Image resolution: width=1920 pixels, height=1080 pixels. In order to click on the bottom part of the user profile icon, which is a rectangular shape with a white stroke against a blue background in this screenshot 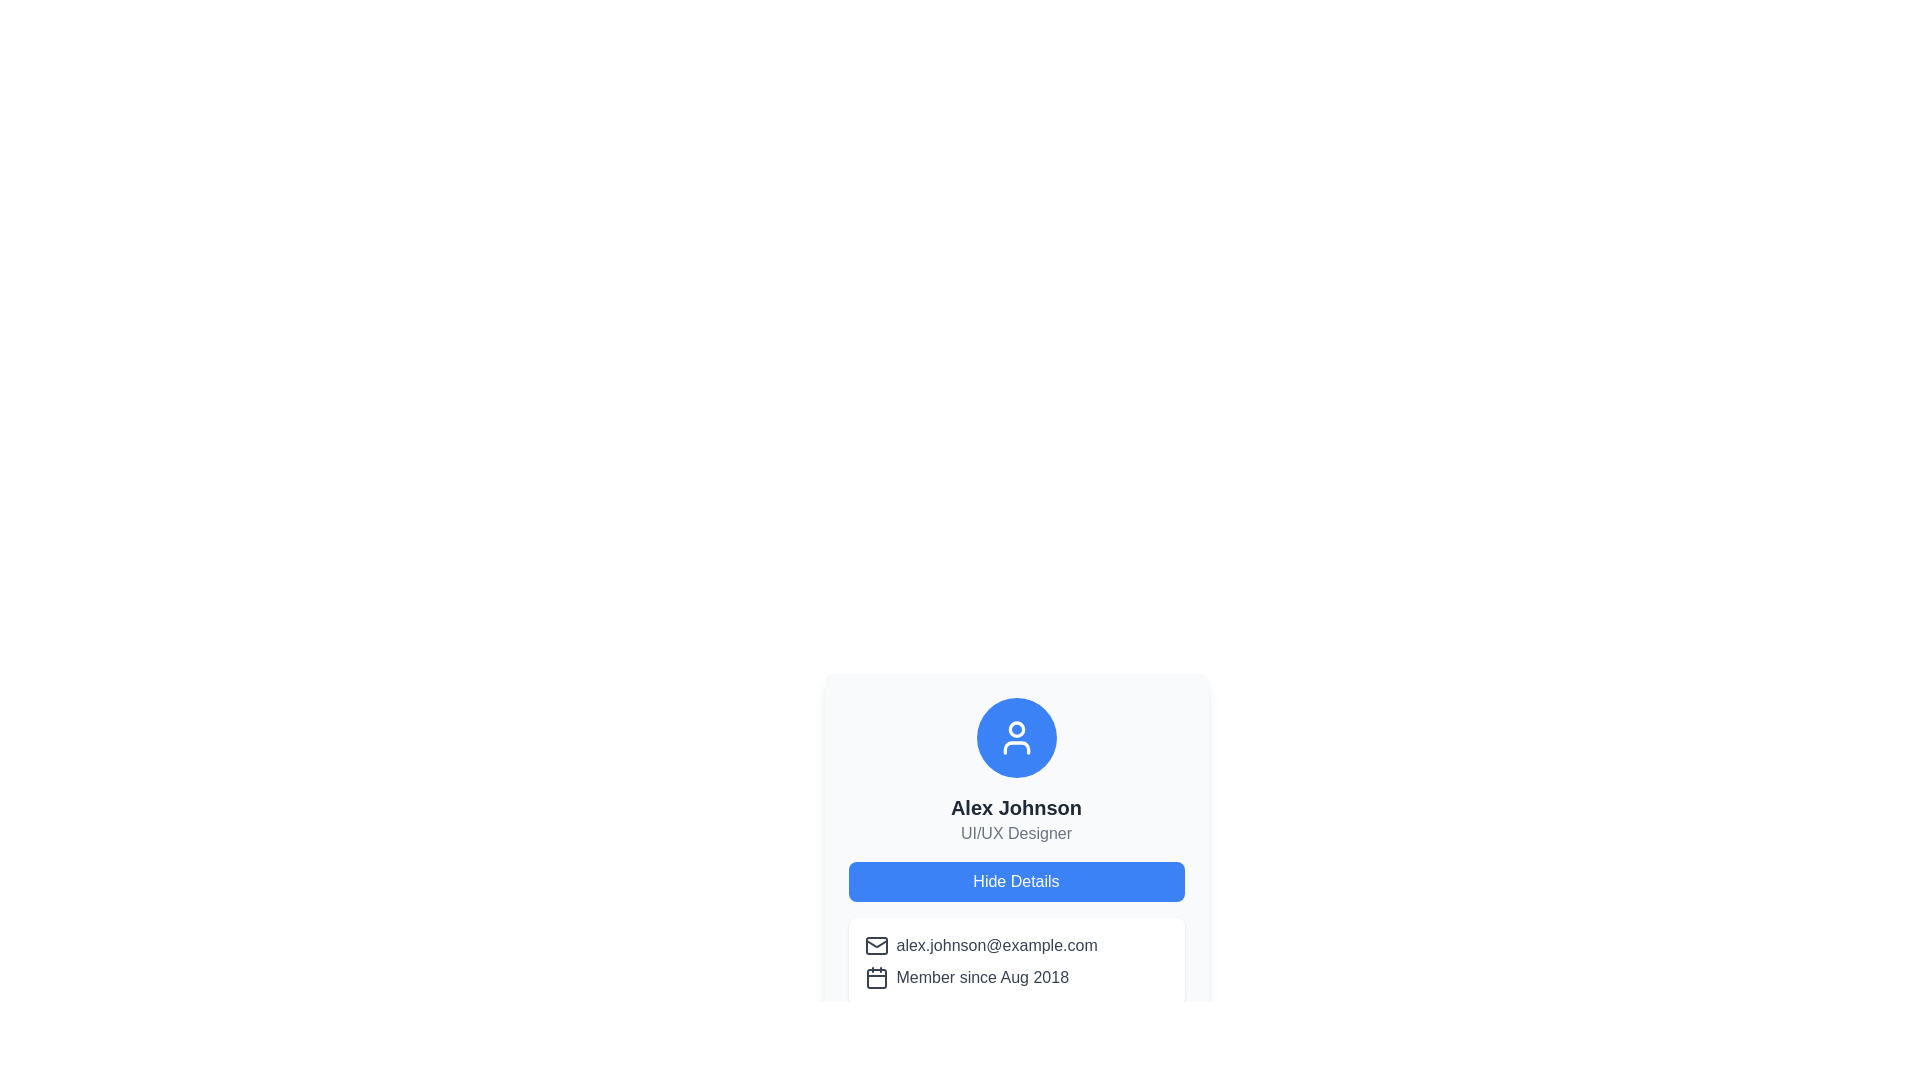, I will do `click(1016, 748)`.